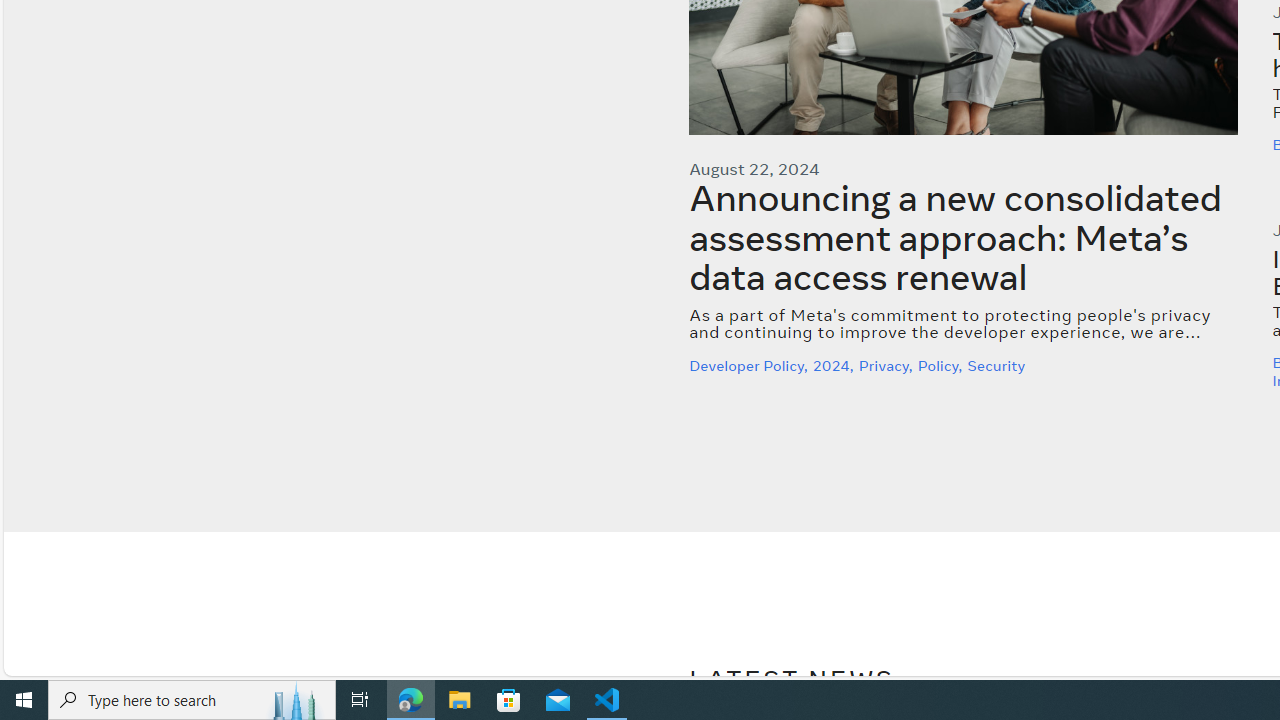 This screenshot has width=1280, height=720. What do you see at coordinates (835, 365) in the screenshot?
I see `'2024,'` at bounding box center [835, 365].